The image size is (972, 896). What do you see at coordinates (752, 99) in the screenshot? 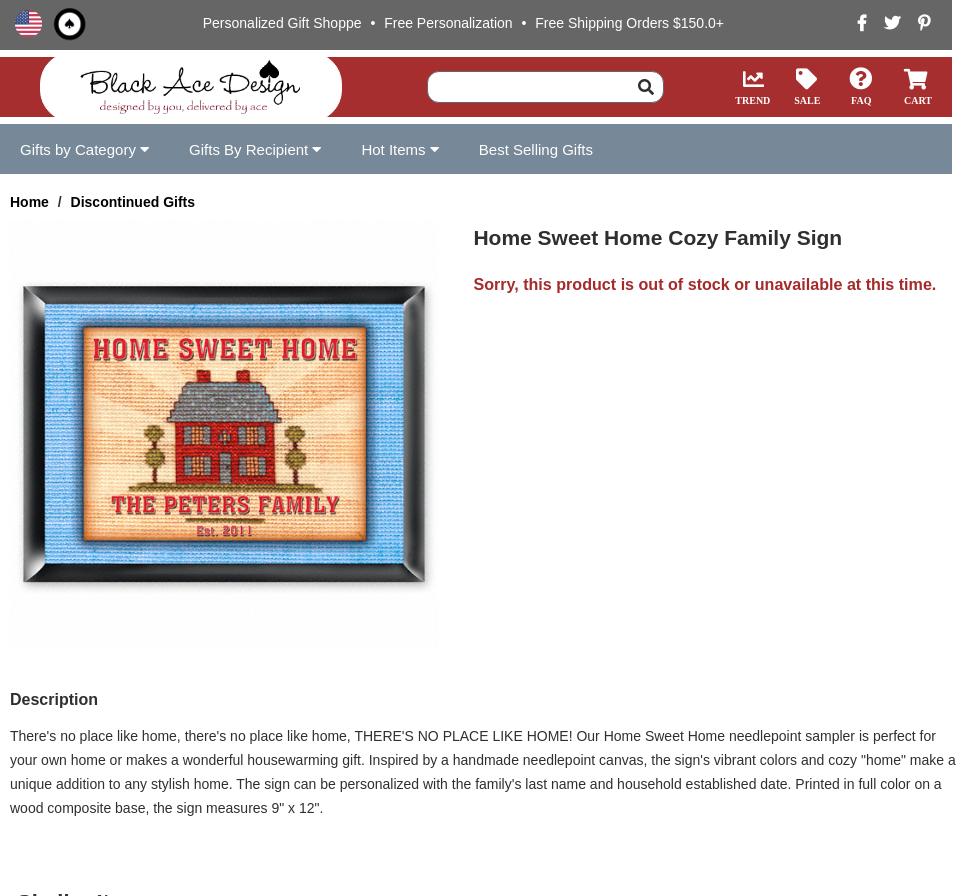
I see `'TREND'` at bounding box center [752, 99].